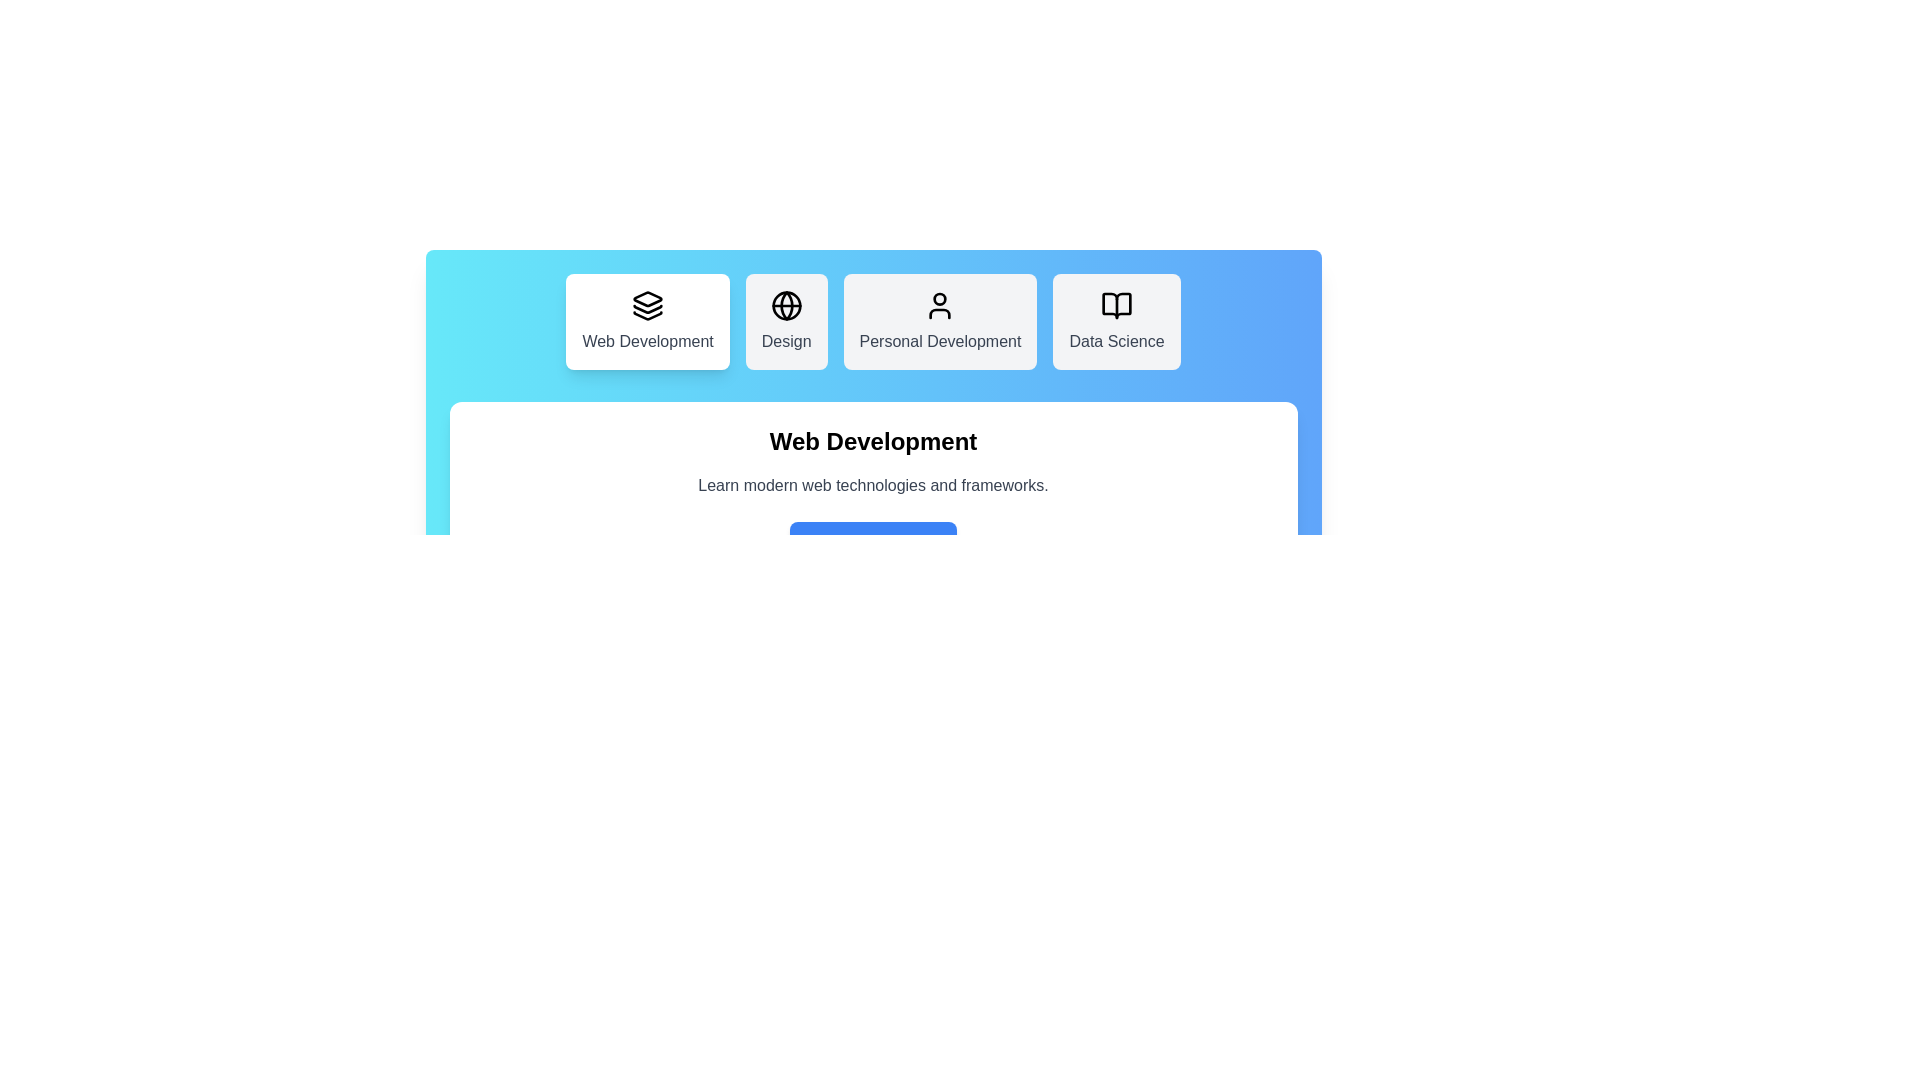  I want to click on the Personal Development tab to view its details, so click(939, 320).